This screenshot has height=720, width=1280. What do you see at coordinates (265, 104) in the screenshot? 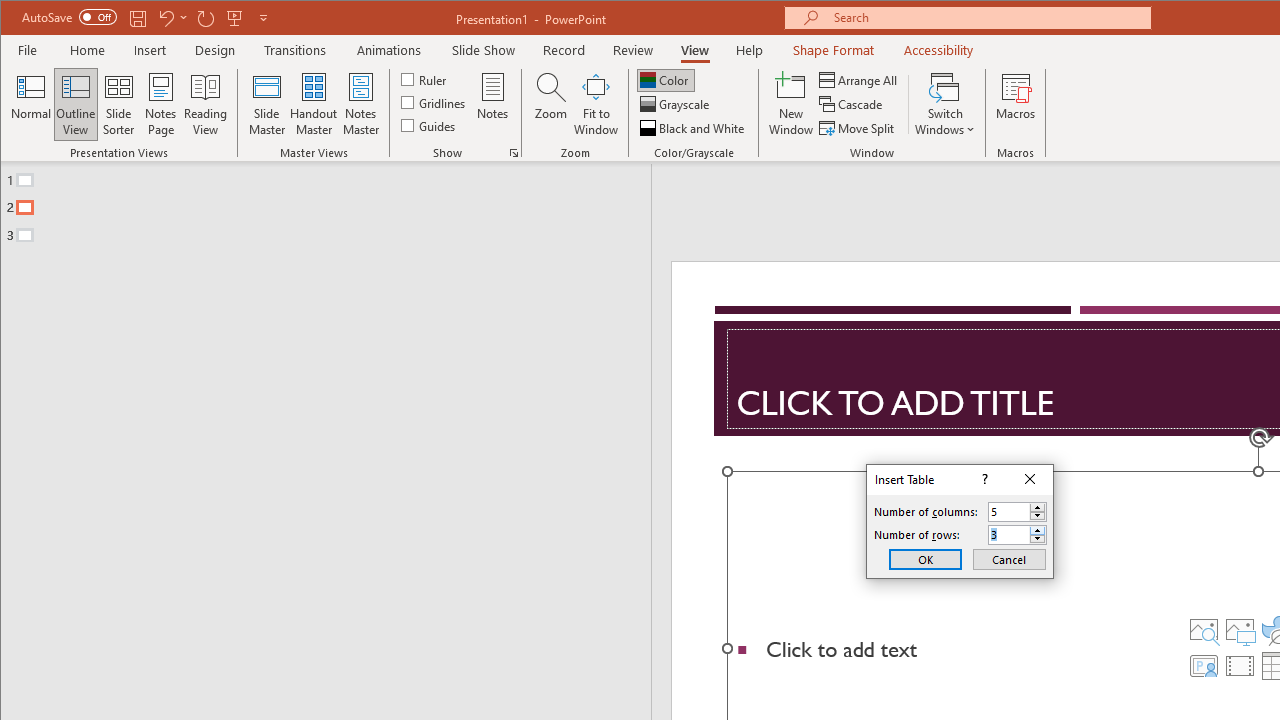
I see `'Slide Master'` at bounding box center [265, 104].